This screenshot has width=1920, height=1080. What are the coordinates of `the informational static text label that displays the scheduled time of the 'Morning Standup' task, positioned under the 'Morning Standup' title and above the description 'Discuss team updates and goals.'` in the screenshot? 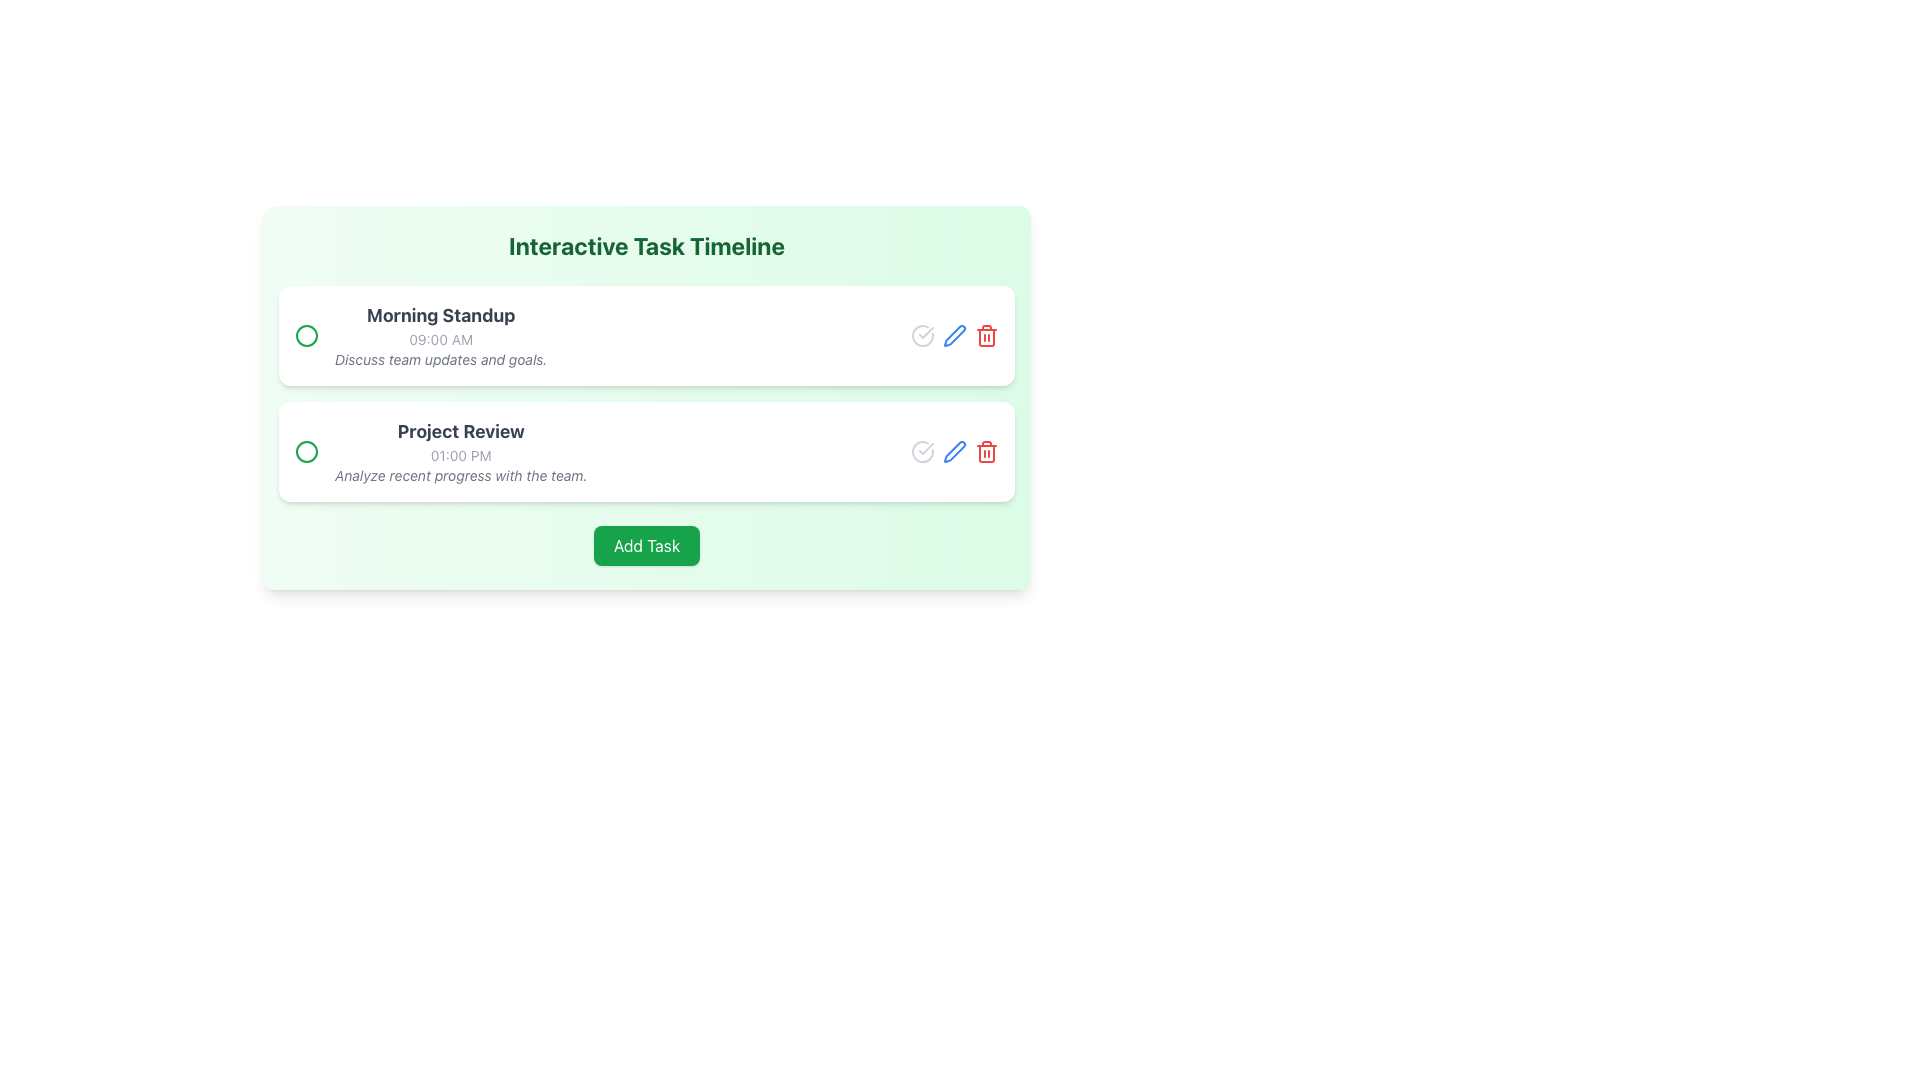 It's located at (440, 338).